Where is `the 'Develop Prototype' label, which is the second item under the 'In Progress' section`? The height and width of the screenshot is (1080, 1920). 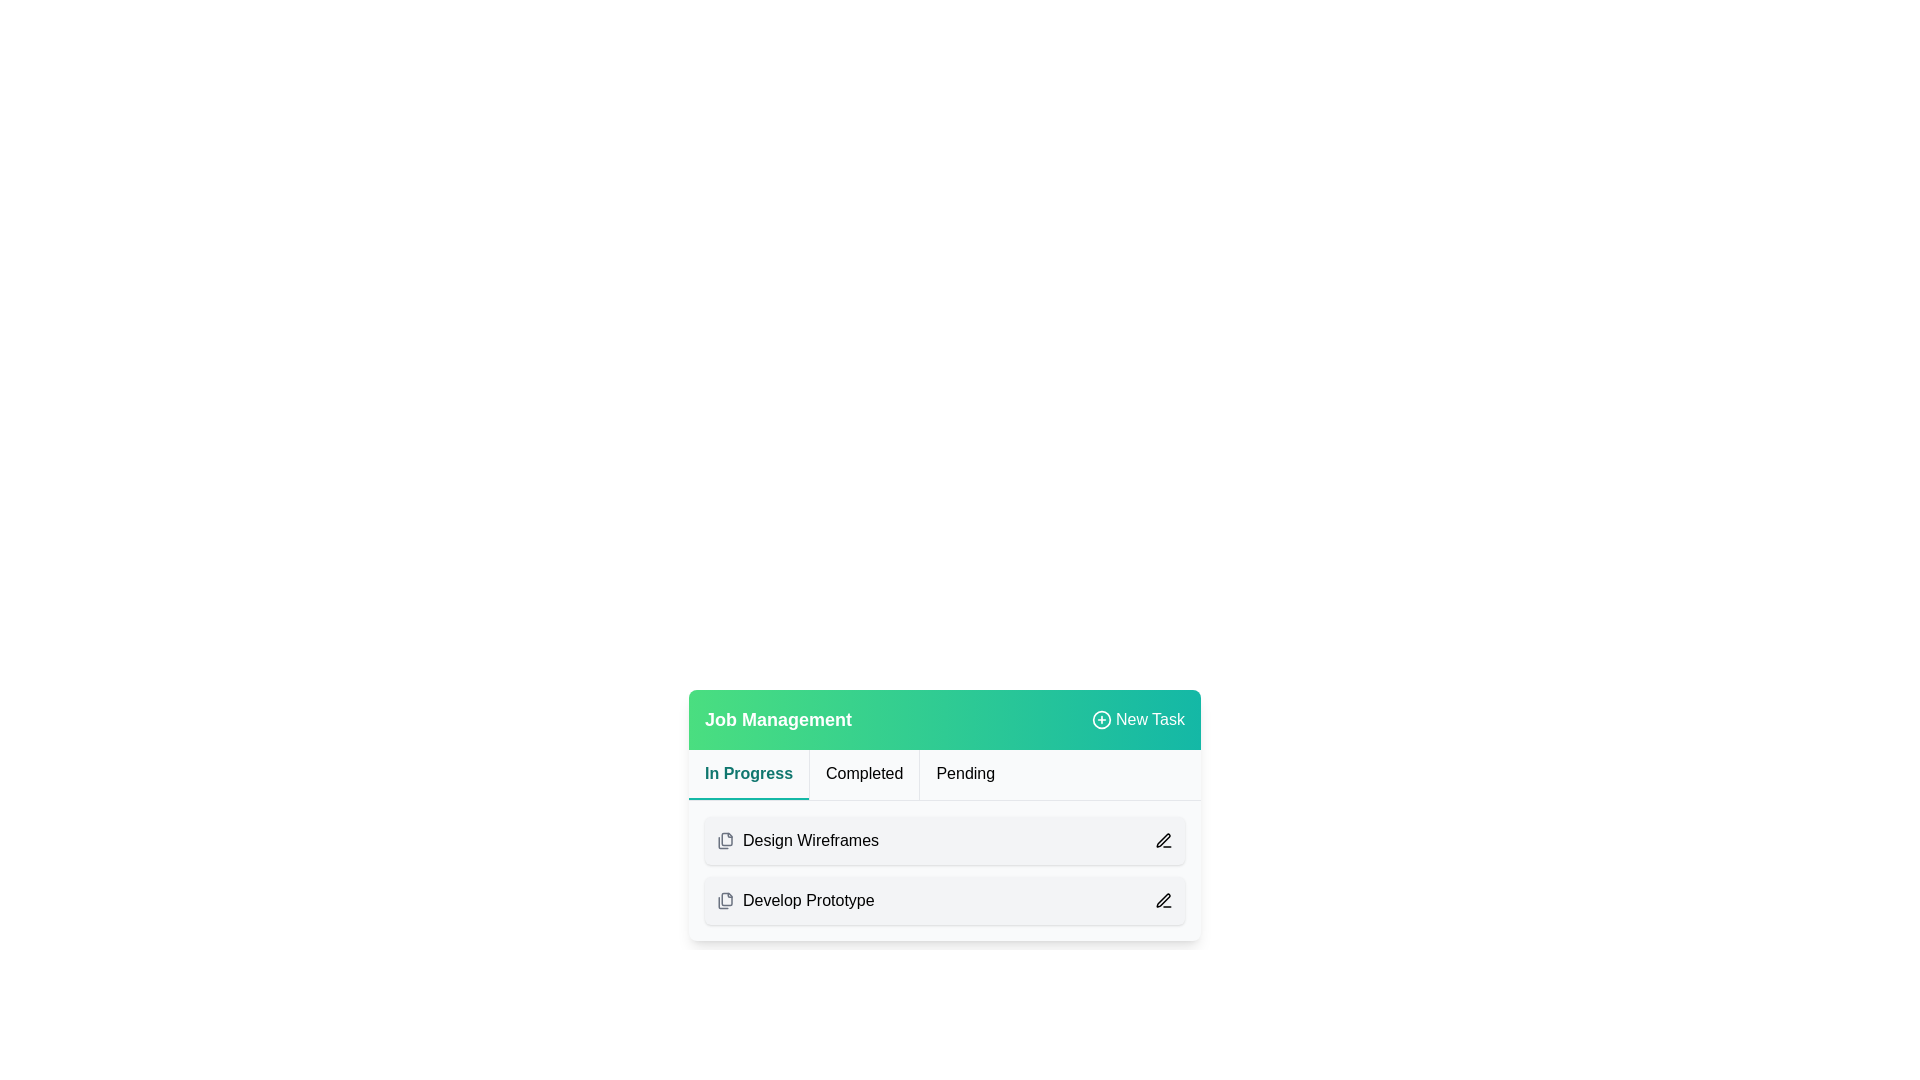 the 'Develop Prototype' label, which is the second item under the 'In Progress' section is located at coordinates (794, 901).